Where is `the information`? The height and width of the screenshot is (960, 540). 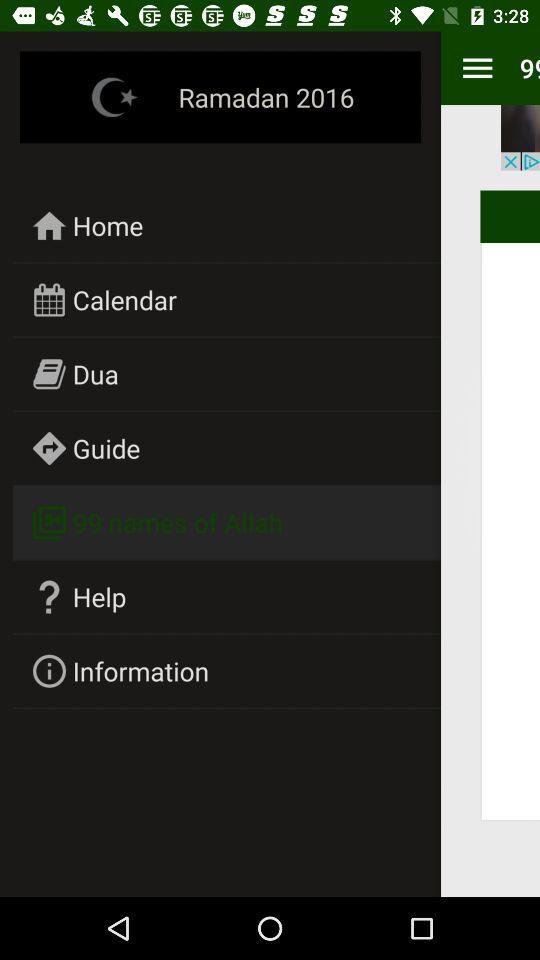
the information is located at coordinates (139, 671).